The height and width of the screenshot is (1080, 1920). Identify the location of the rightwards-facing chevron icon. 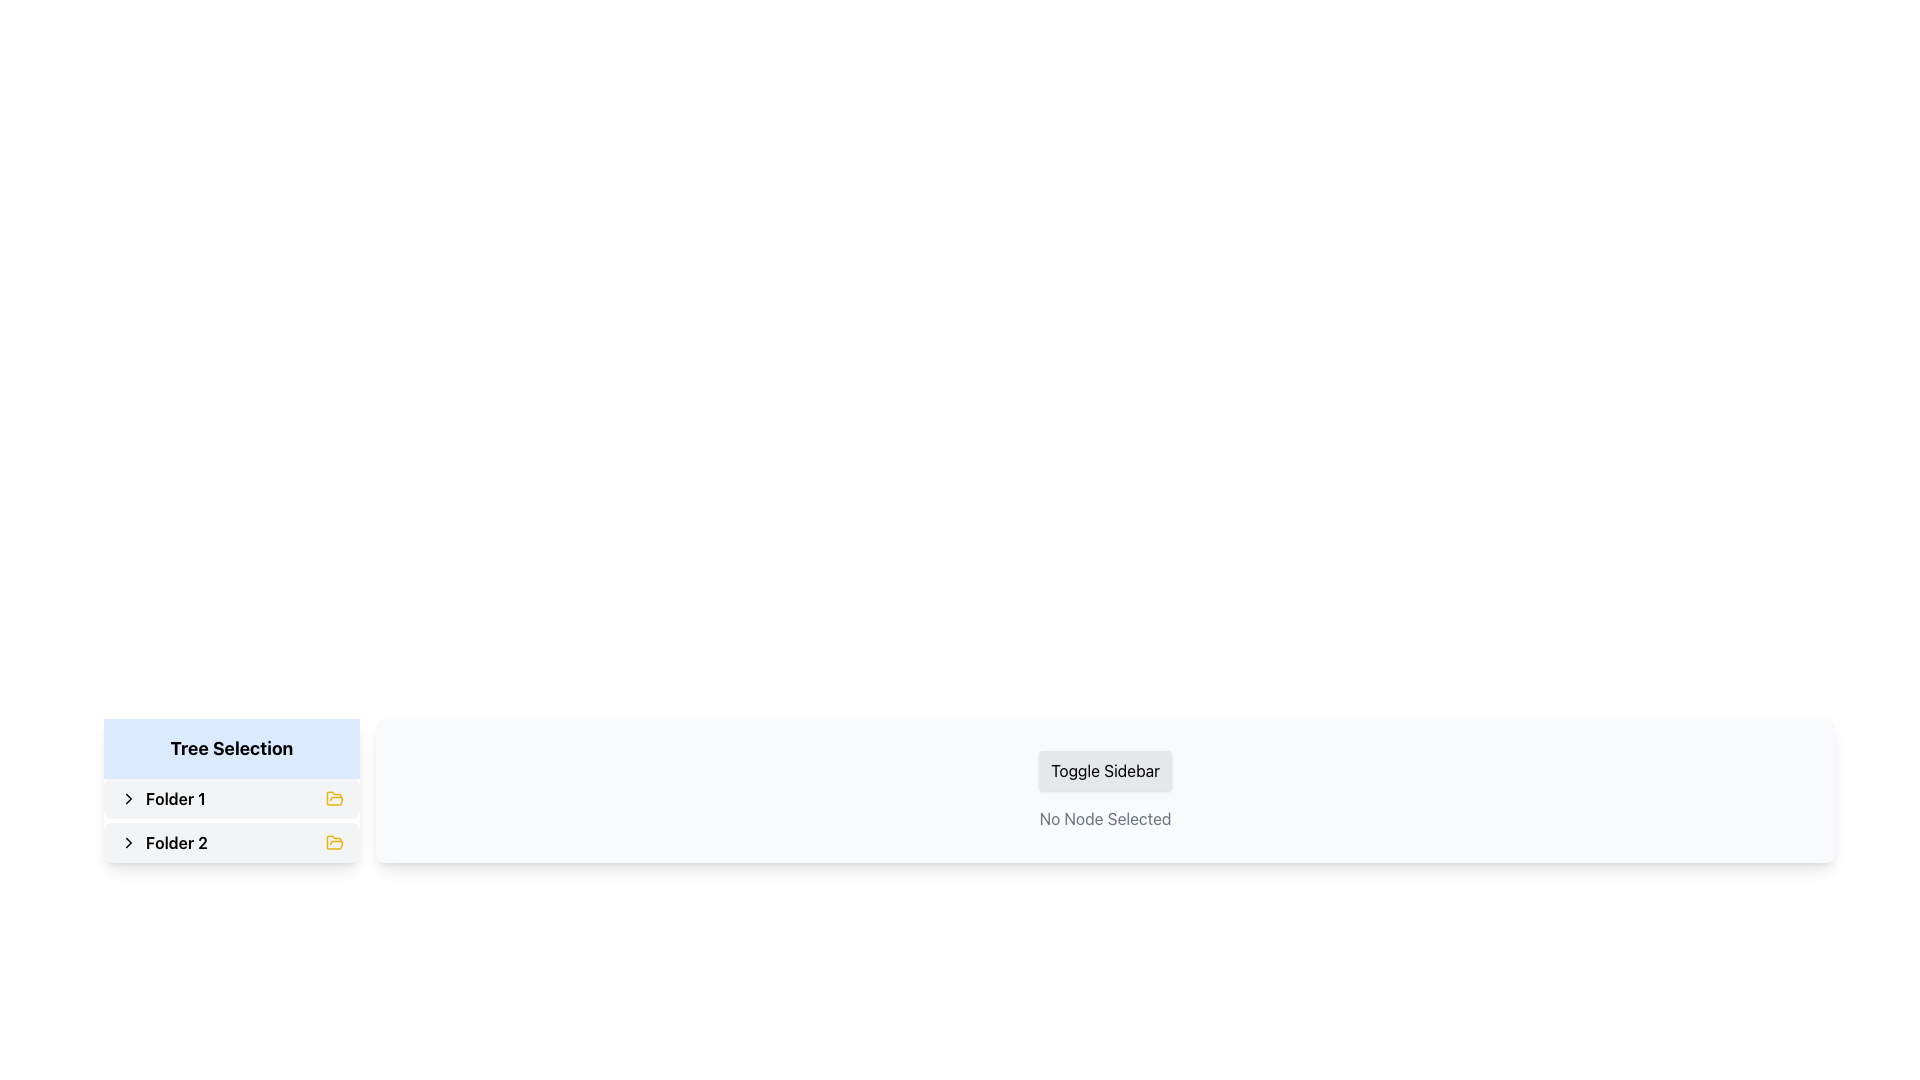
(128, 843).